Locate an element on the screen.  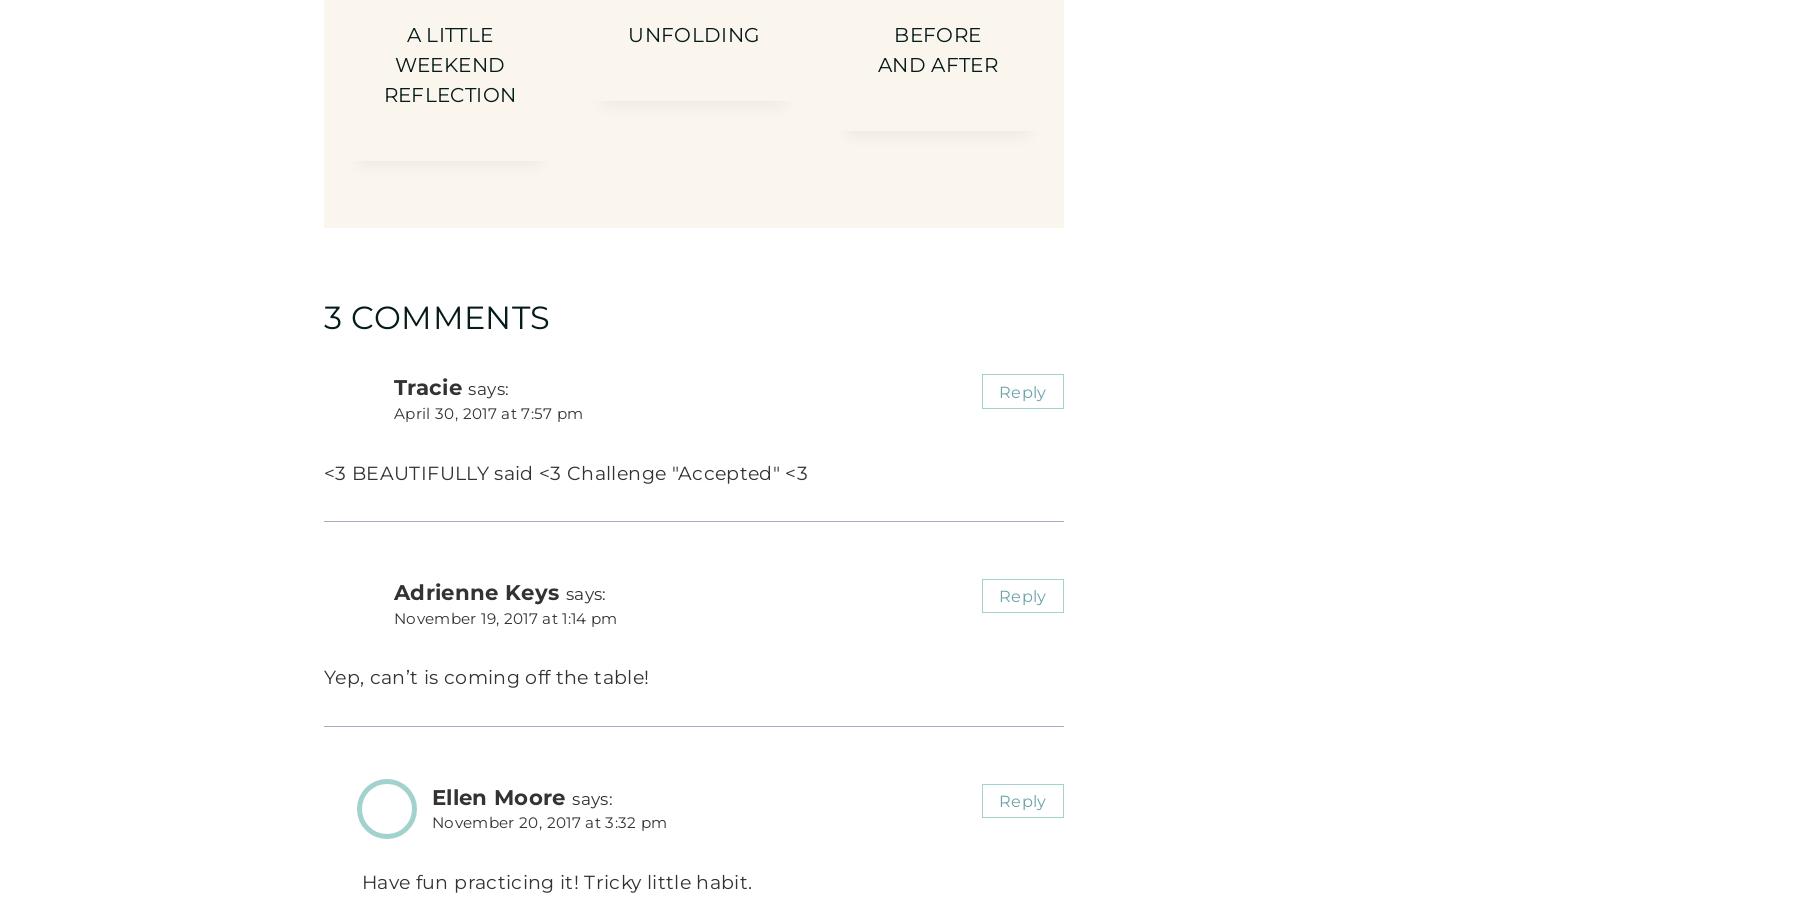
'Adrienne Keys' is located at coordinates (475, 592).